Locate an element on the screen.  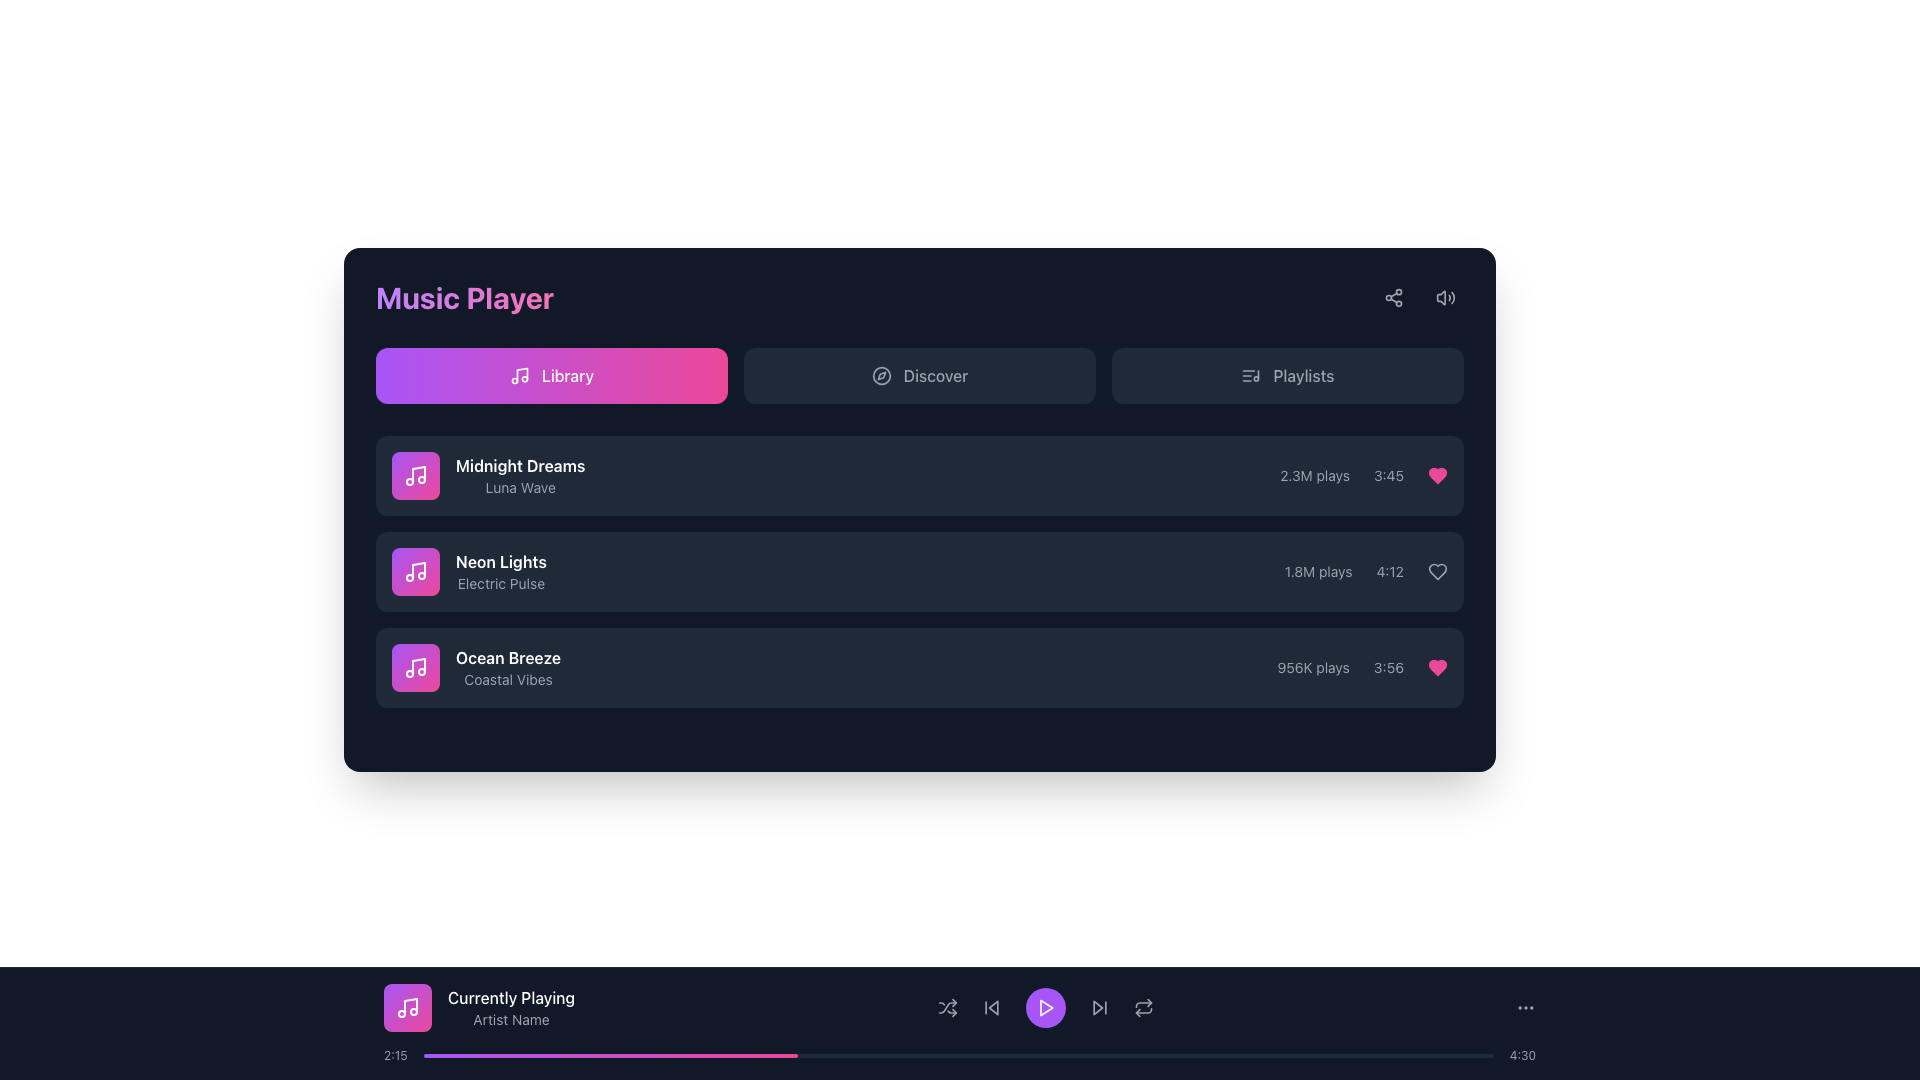
the circular button containing an SVG-based icon of three connected dots, which suggests a share or connection function is located at coordinates (1392, 297).